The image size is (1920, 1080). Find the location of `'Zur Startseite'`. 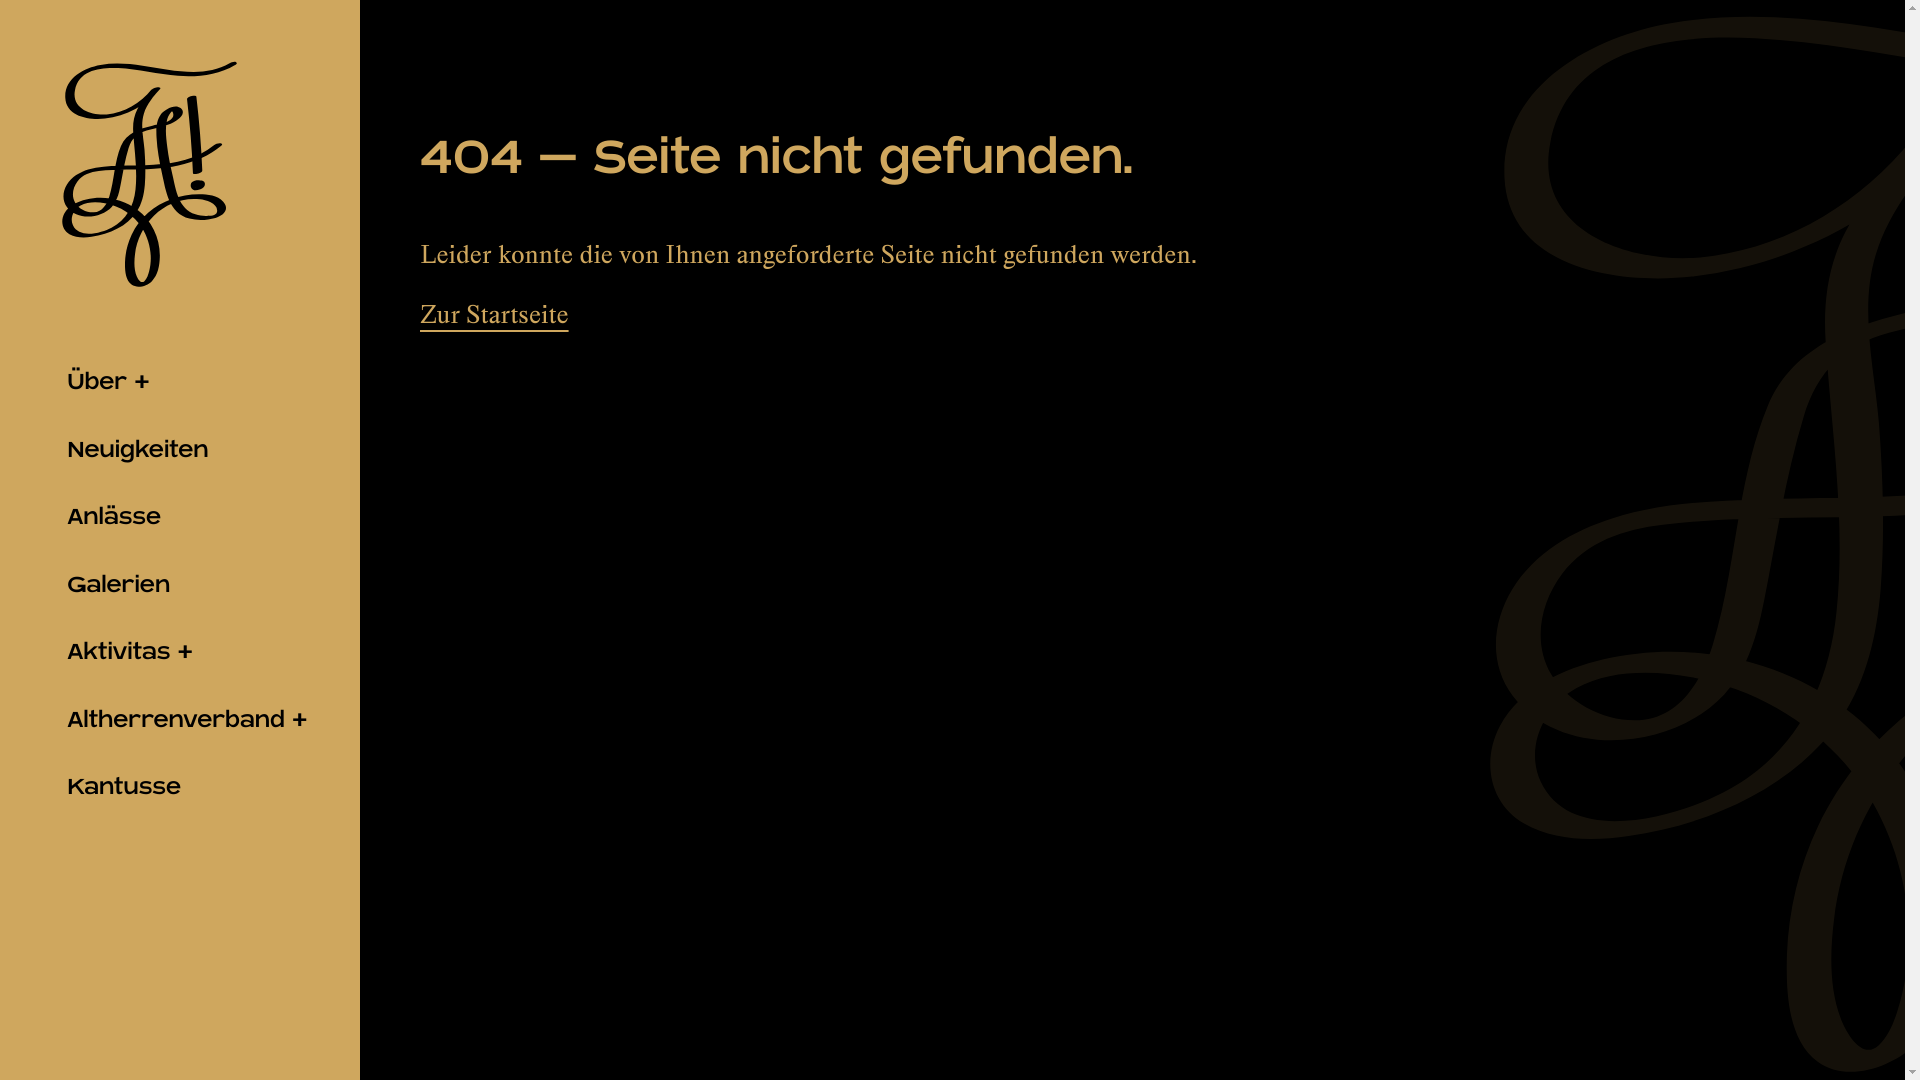

'Zur Startseite' is located at coordinates (494, 314).